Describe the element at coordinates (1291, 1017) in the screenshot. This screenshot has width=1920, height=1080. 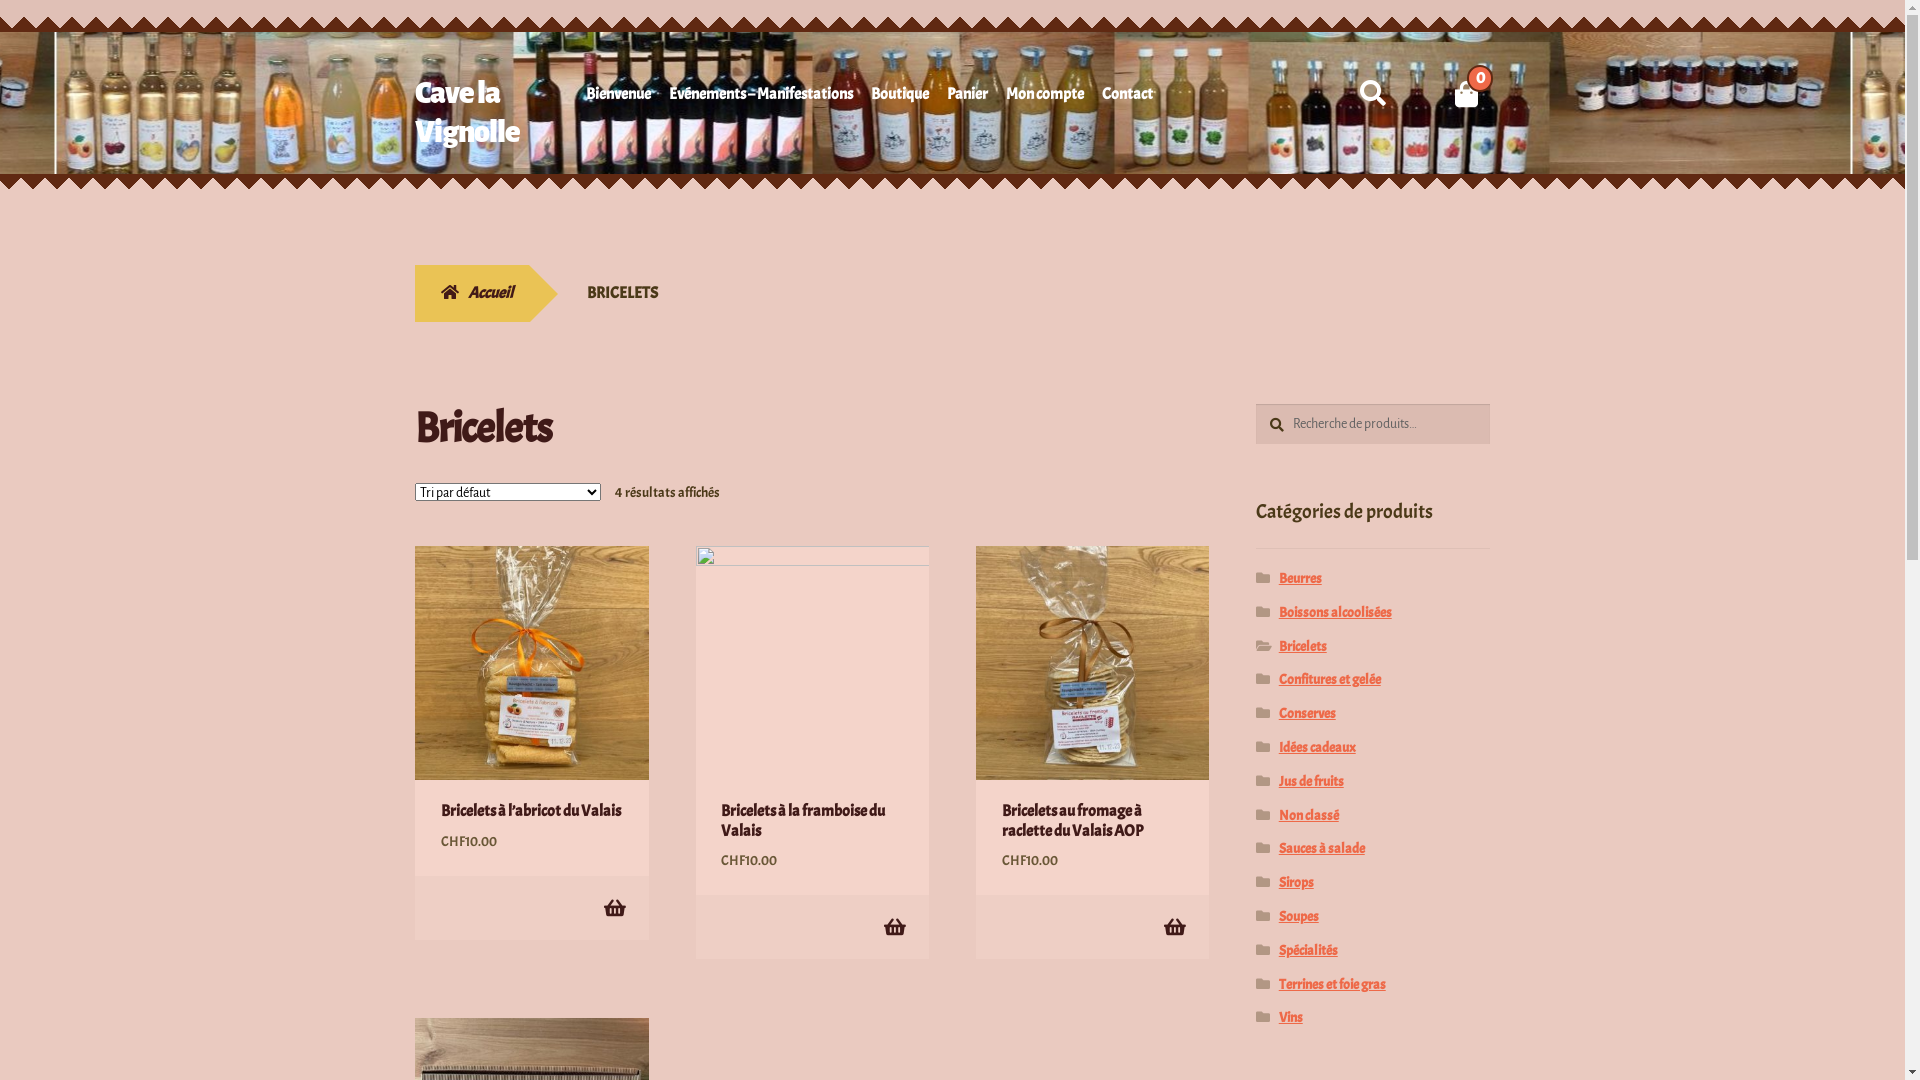
I see `'Vins'` at that location.